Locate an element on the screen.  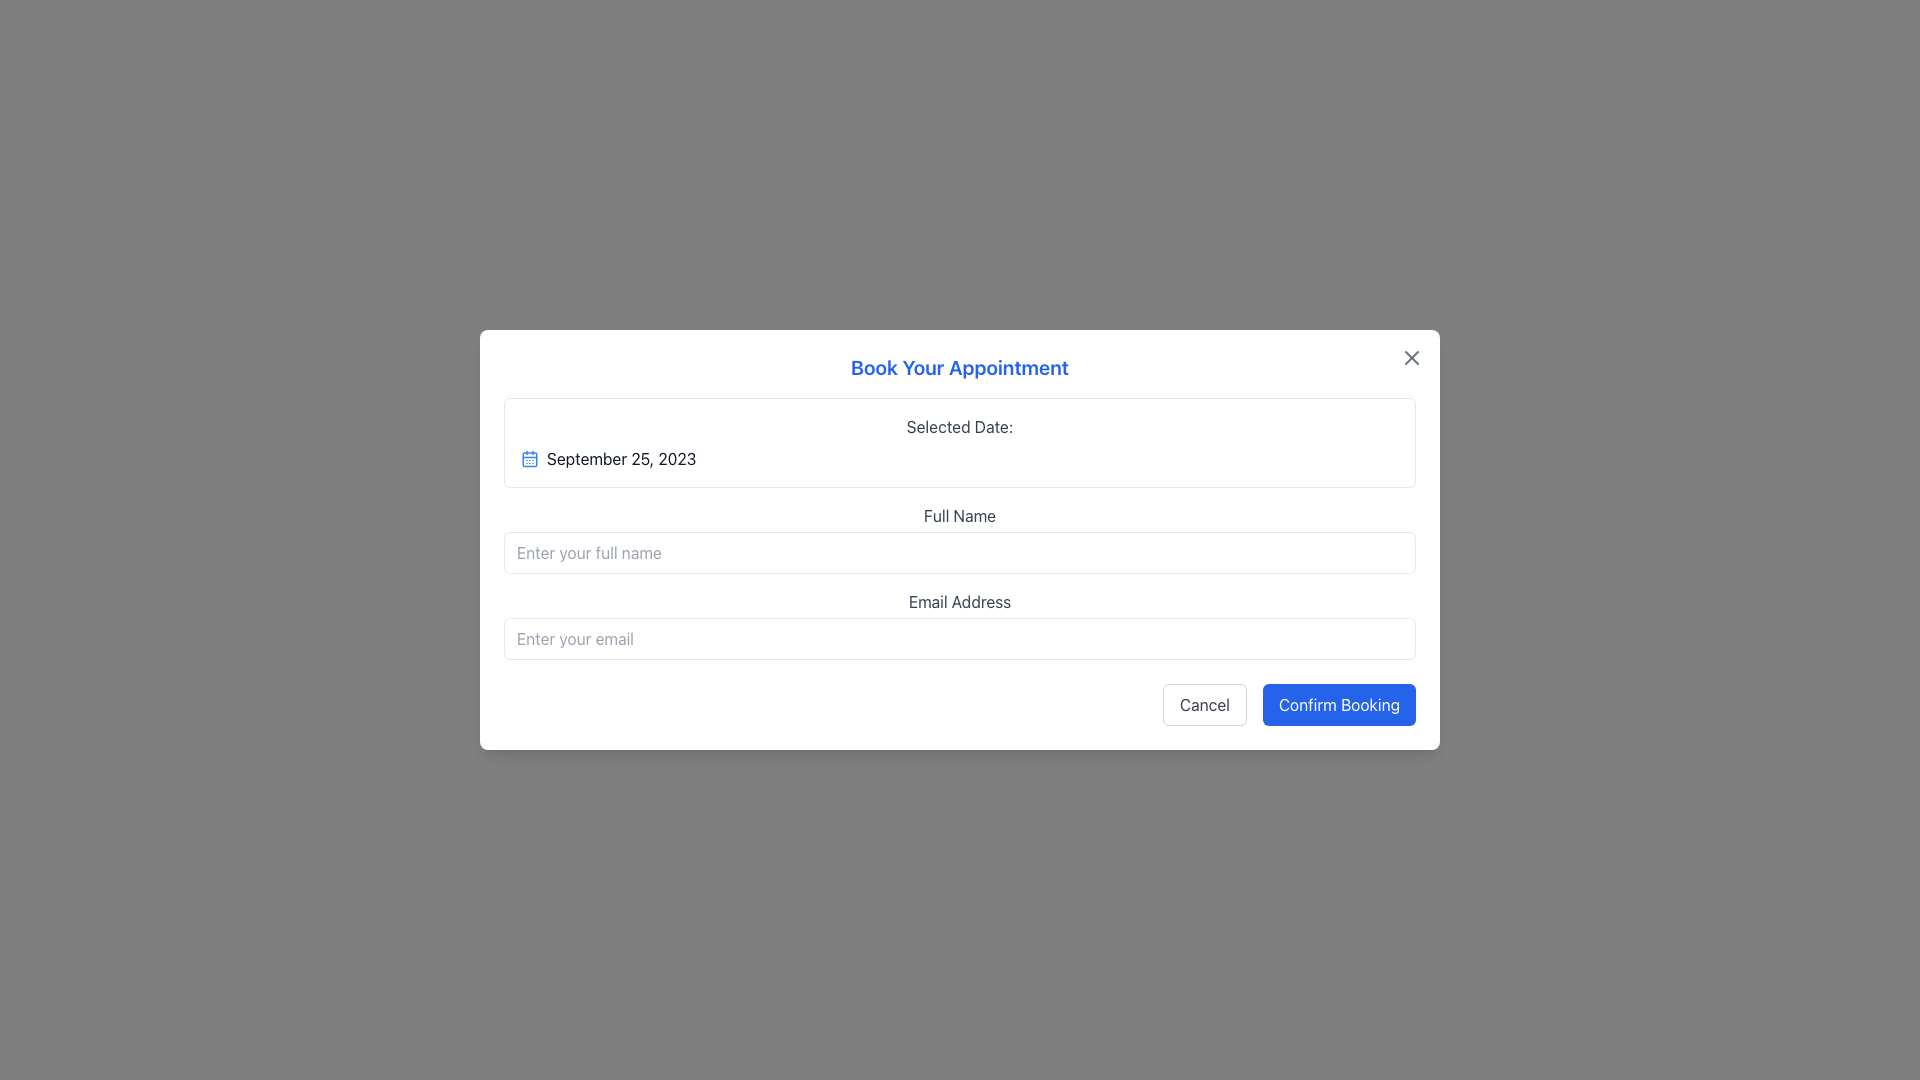
the blue outlined calendar icon to the left of the date 'September 25, 2023' is located at coordinates (529, 459).